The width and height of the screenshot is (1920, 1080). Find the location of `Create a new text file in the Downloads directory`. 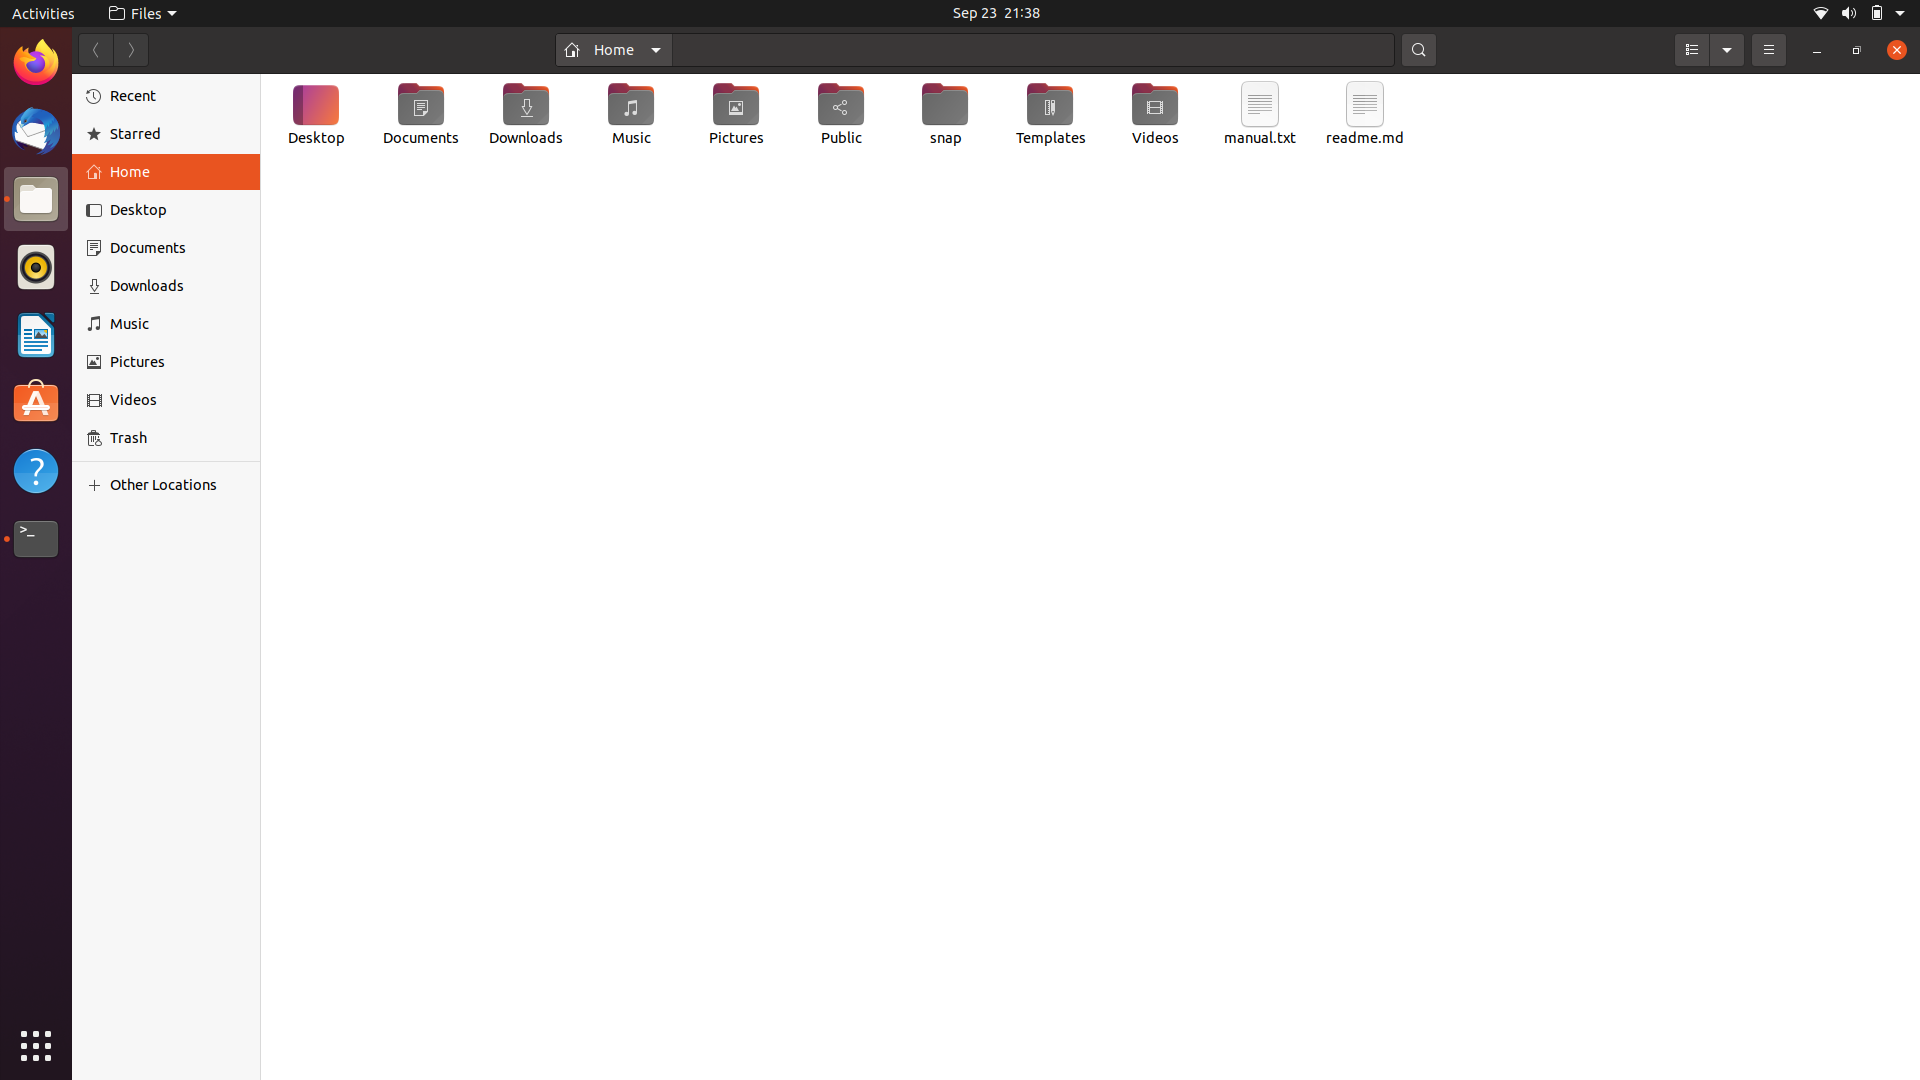

Create a new text file in the Downloads directory is located at coordinates (527, 116).